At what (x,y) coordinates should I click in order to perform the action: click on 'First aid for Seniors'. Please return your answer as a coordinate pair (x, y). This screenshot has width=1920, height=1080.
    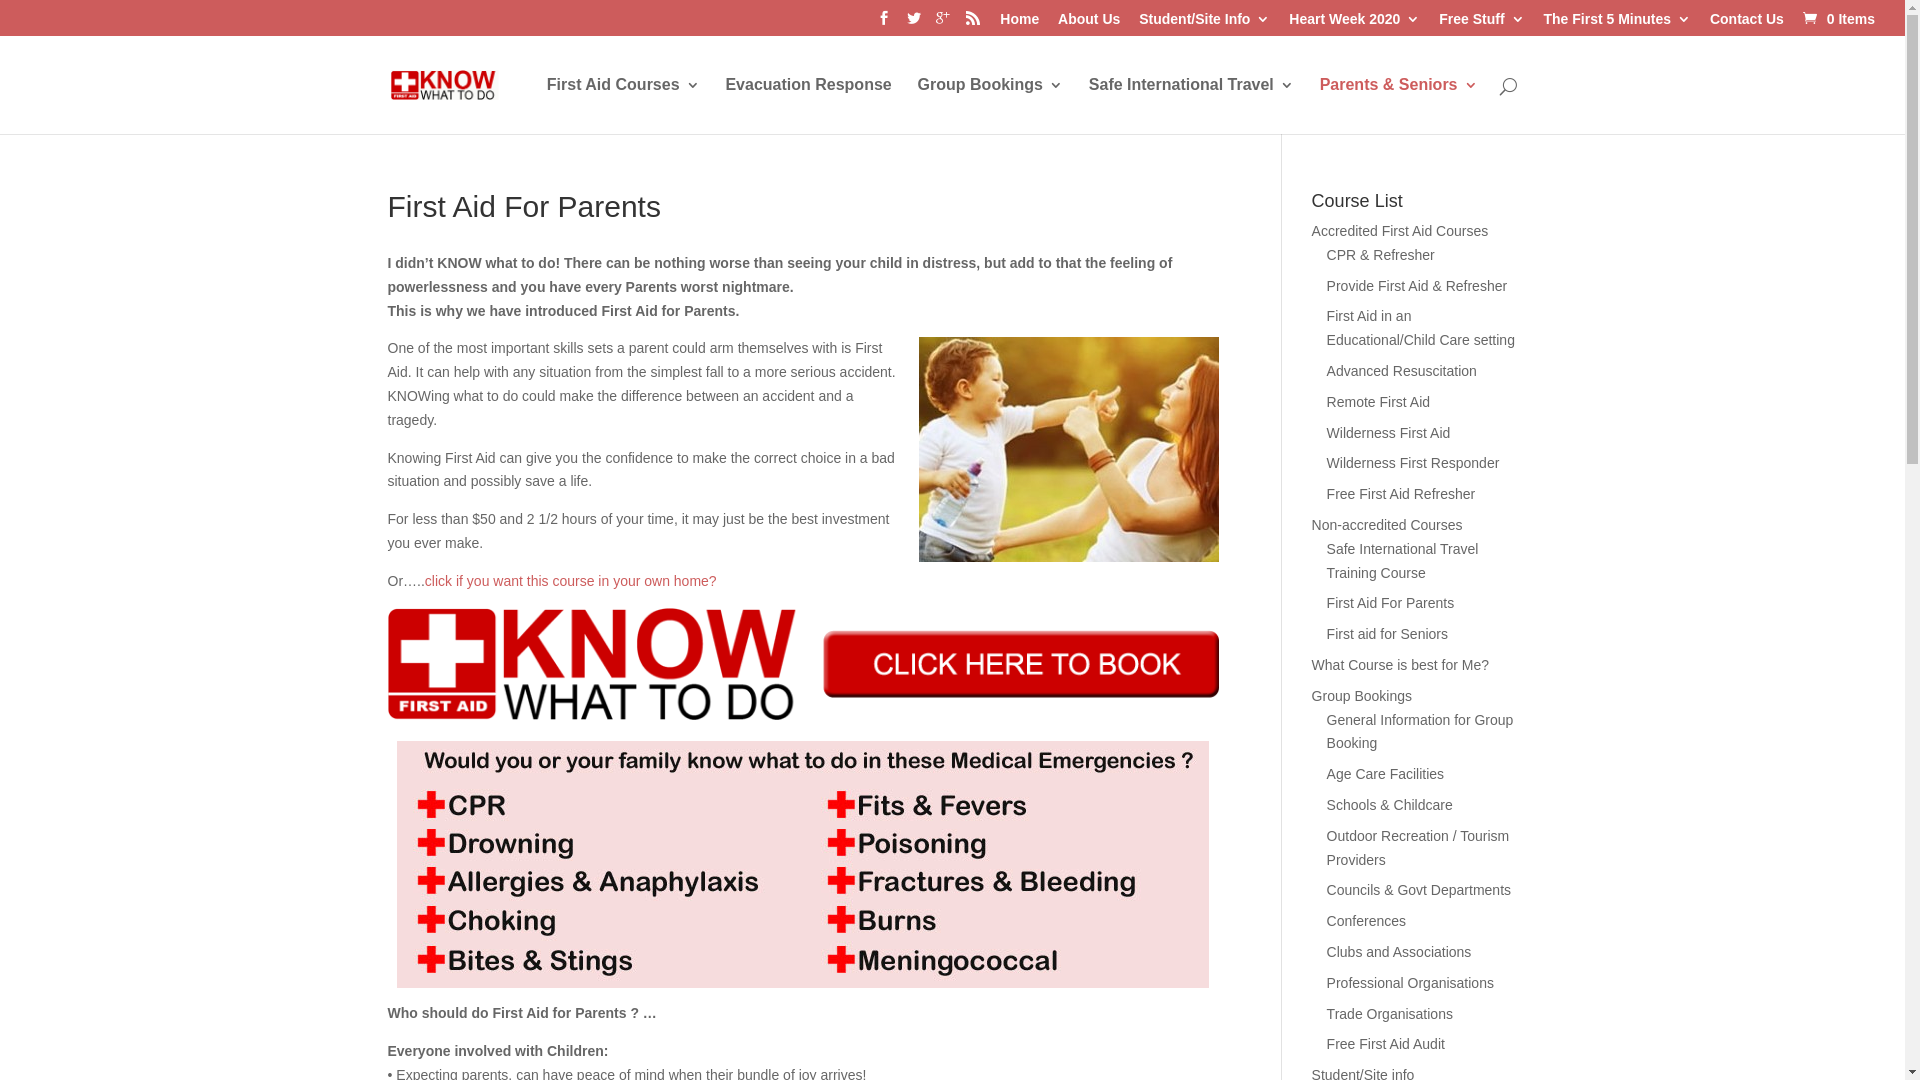
    Looking at the image, I should click on (1386, 633).